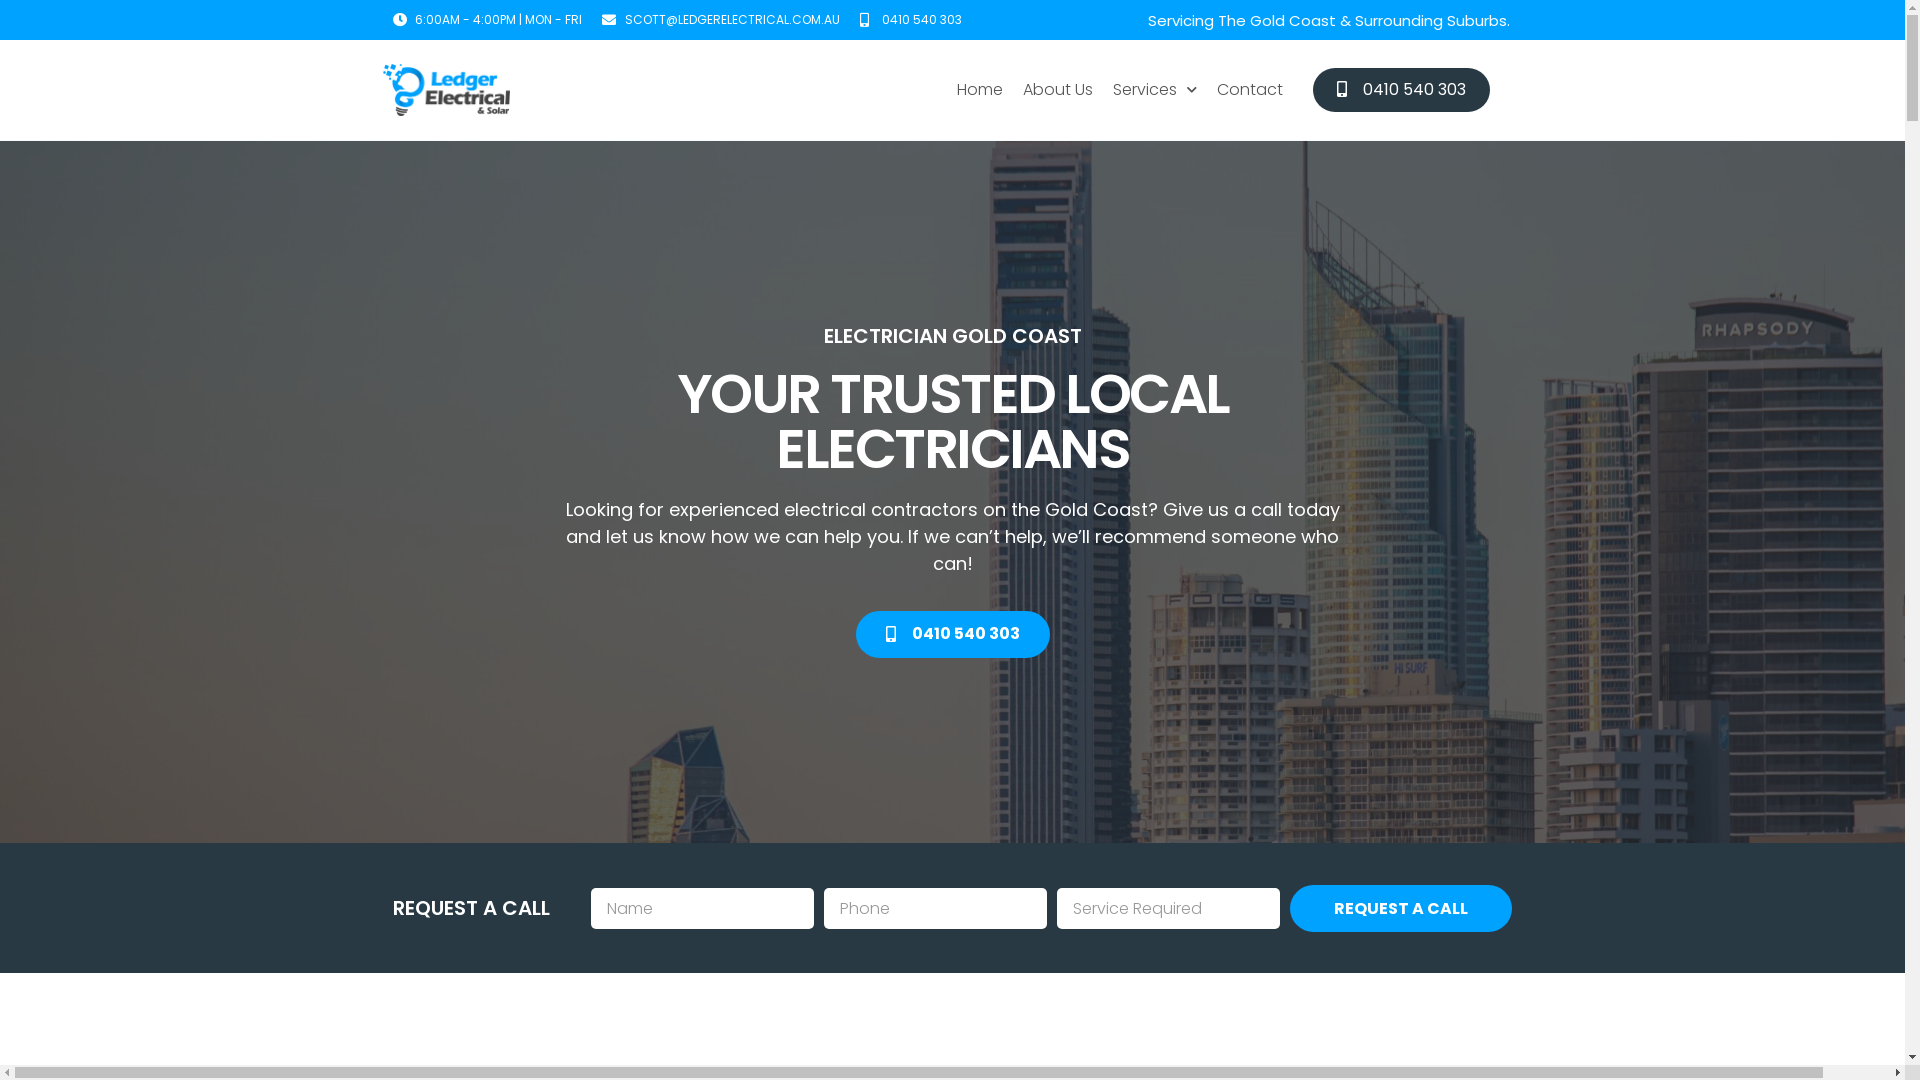 The width and height of the screenshot is (1920, 1080). Describe the element at coordinates (1400, 908) in the screenshot. I see `'REQUEST A CALL'` at that location.